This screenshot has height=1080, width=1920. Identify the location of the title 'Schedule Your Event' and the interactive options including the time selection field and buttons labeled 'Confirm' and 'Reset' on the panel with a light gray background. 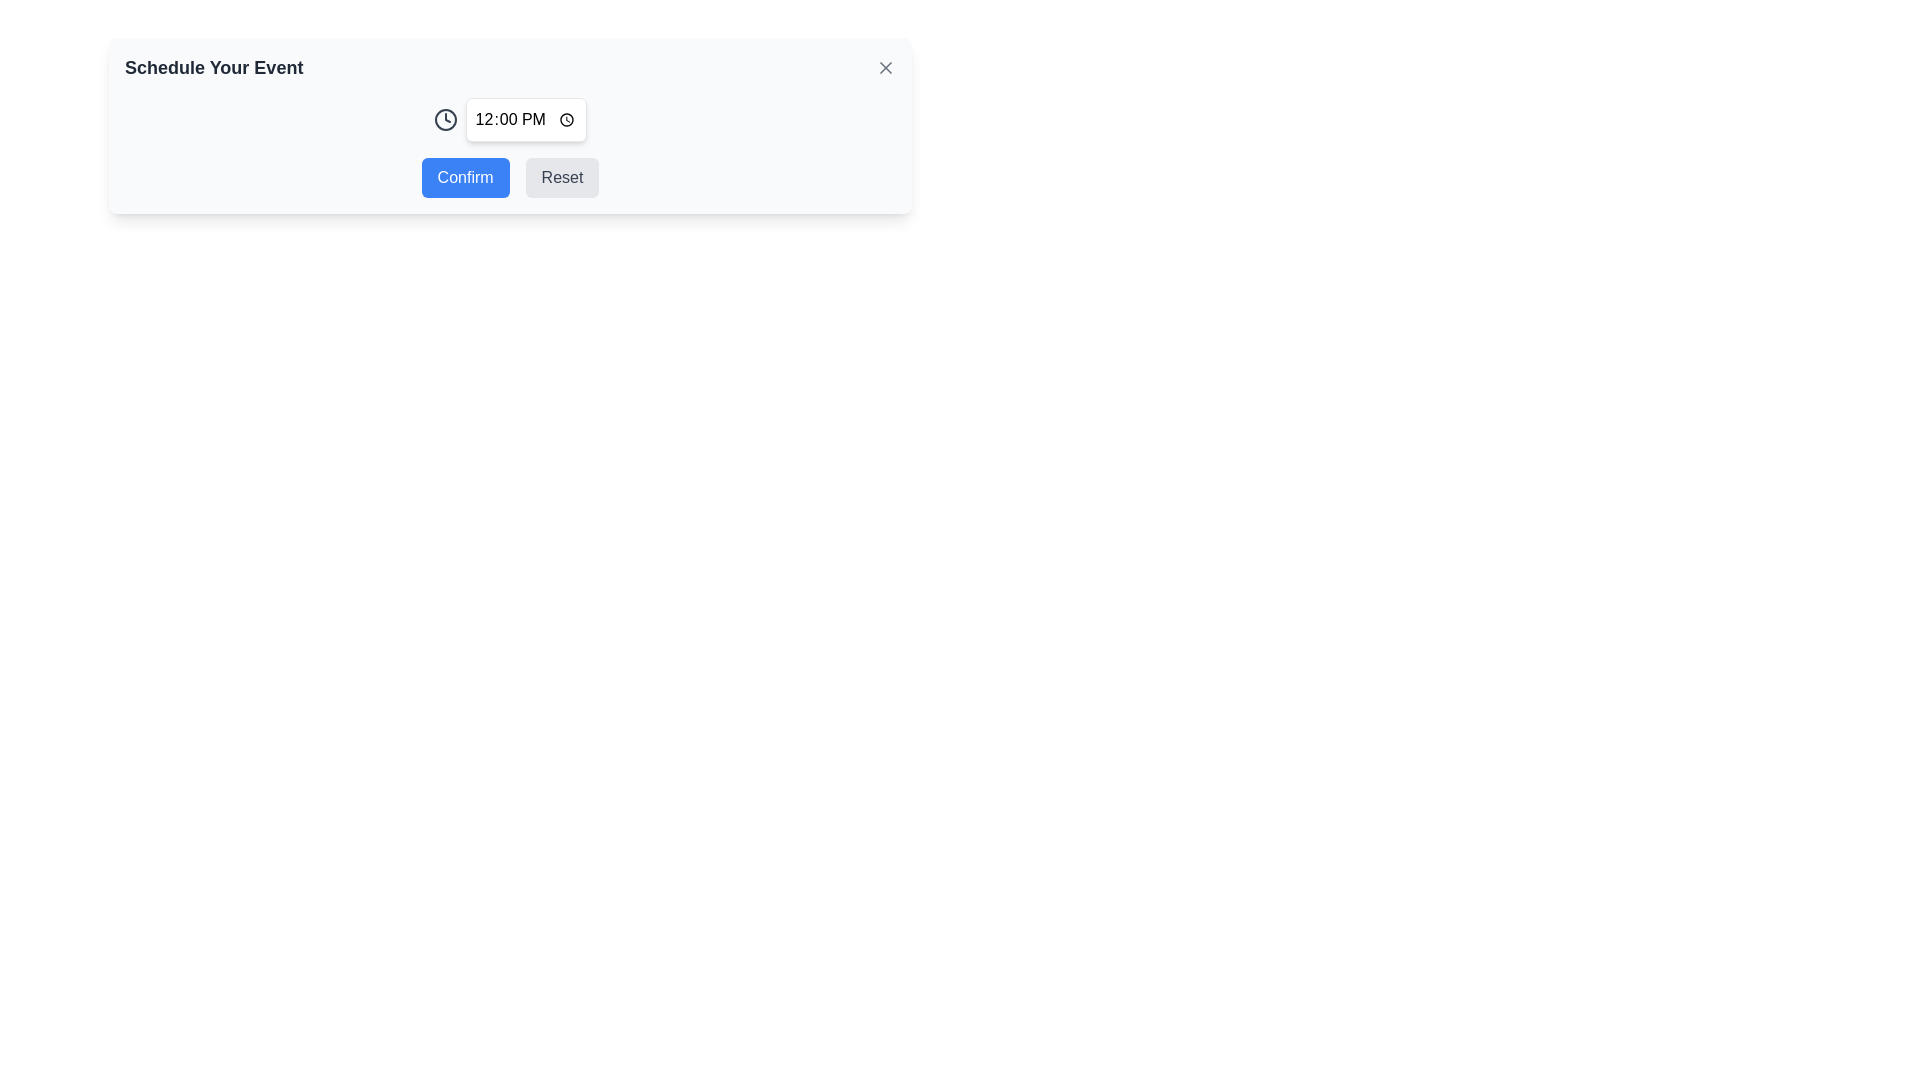
(510, 126).